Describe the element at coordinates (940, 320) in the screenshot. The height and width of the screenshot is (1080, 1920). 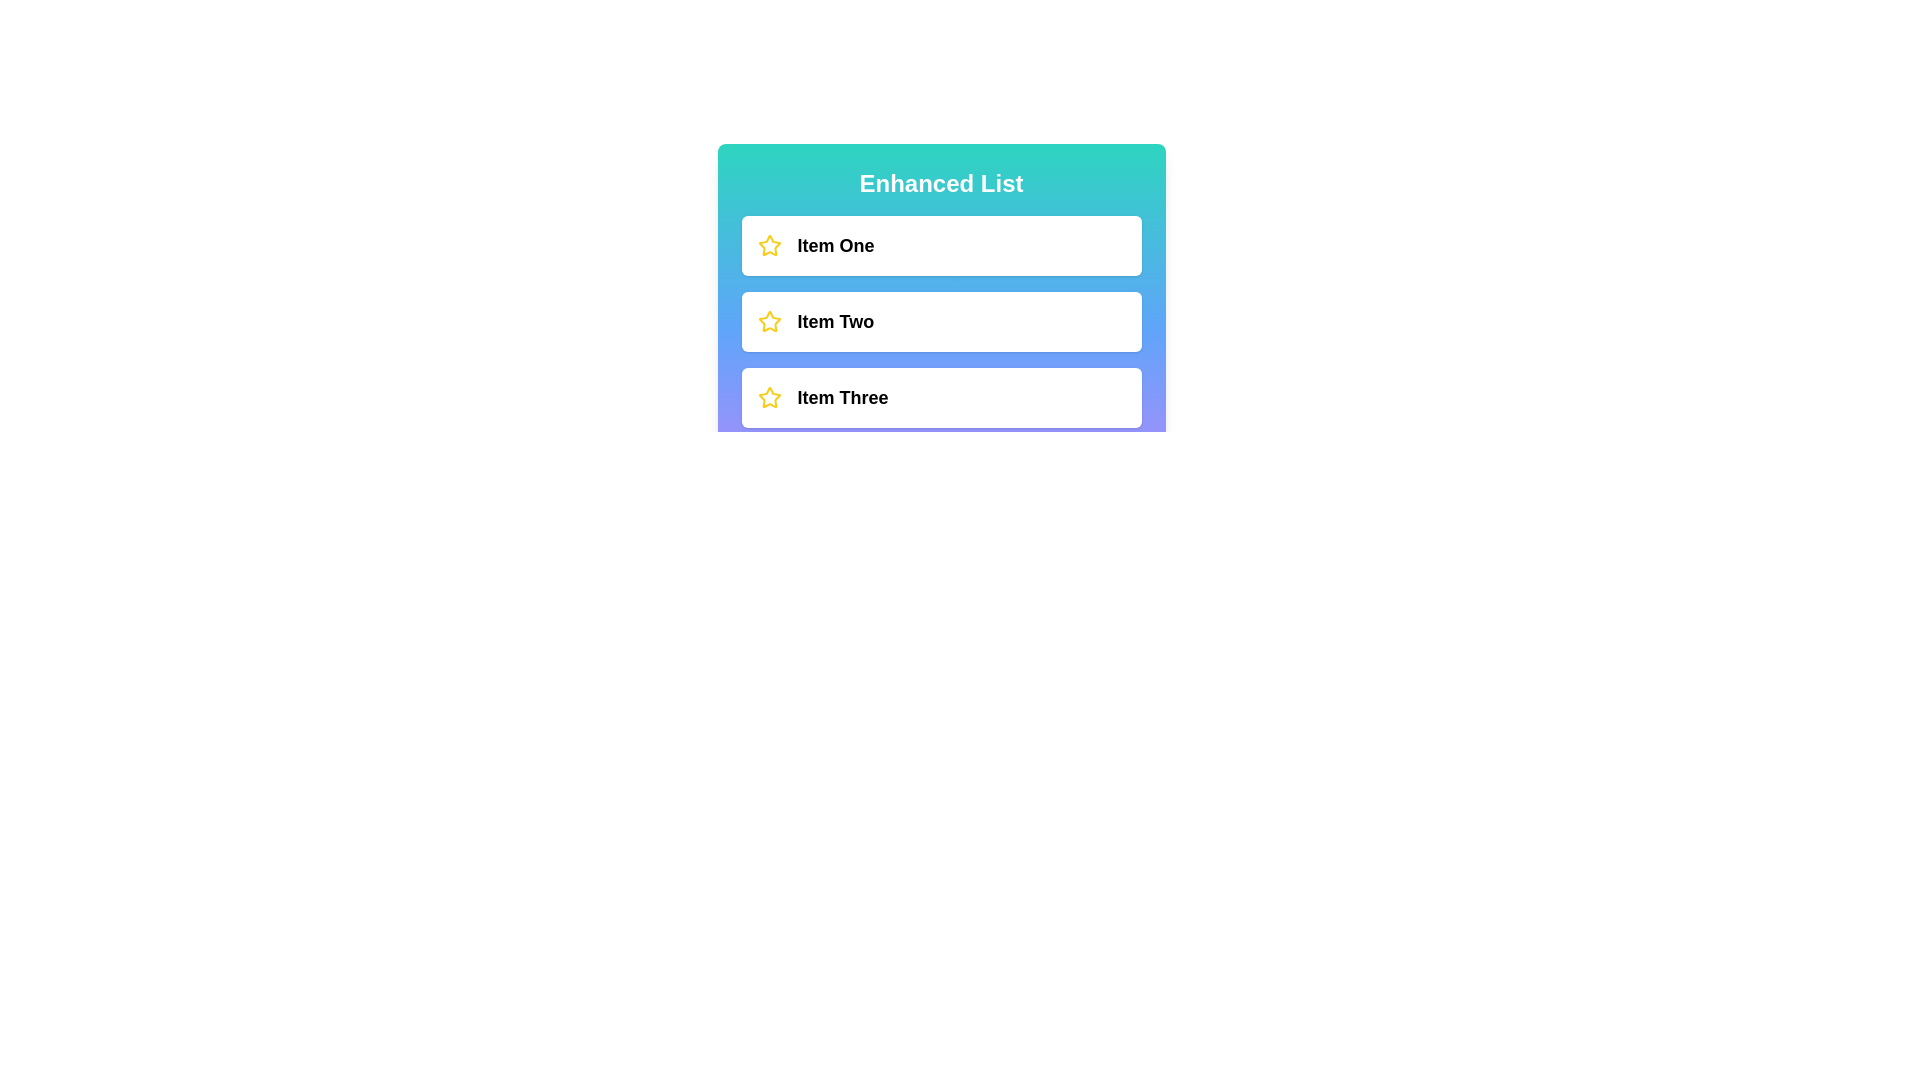
I see `the item Item Two to select it` at that location.